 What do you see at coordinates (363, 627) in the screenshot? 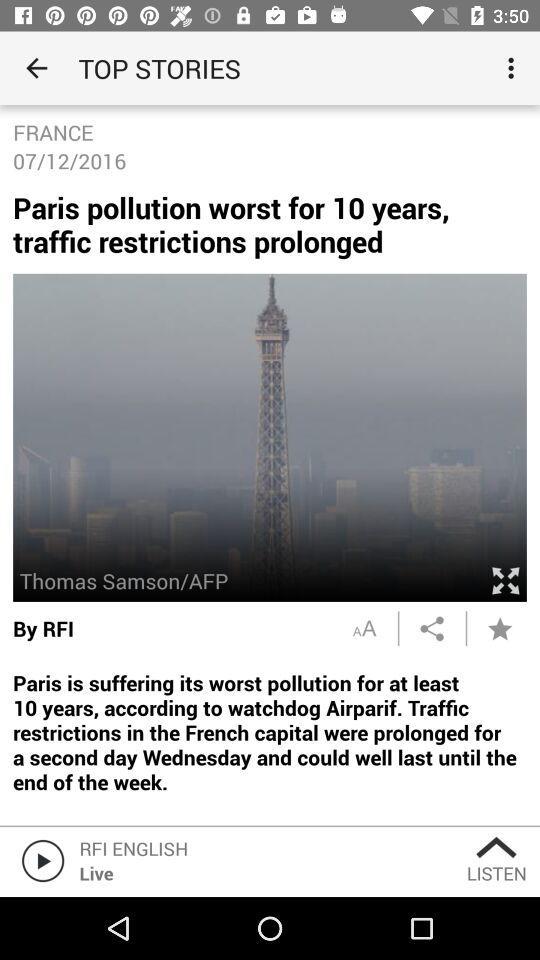
I see `the font icon` at bounding box center [363, 627].